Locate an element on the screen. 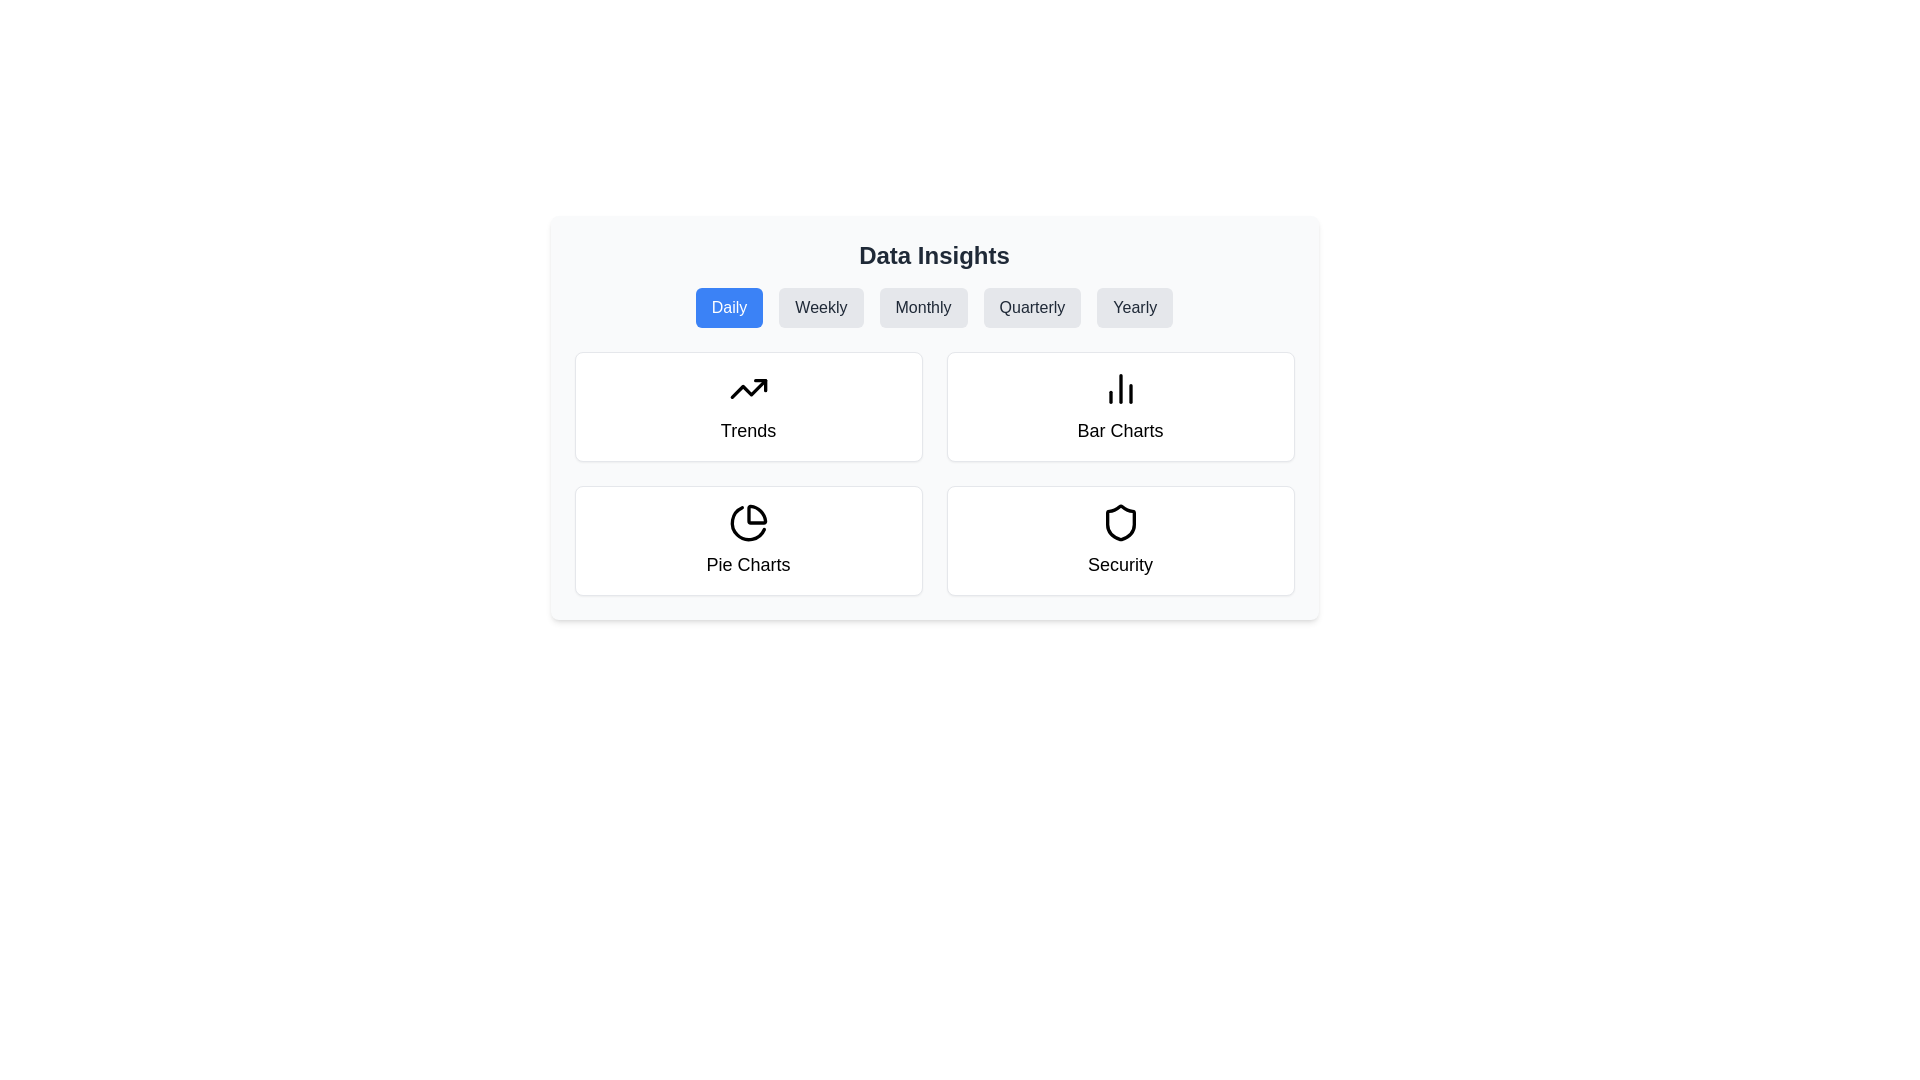 Image resolution: width=1920 pixels, height=1080 pixels. the 'Monthly' button, which is the third button in a row of buttons labeled 'Daily', 'Weekly', 'Monthly', 'Quarterly', and 'Yearly'. The button has a light gray background with dark gray text and rounded corners is located at coordinates (922, 308).